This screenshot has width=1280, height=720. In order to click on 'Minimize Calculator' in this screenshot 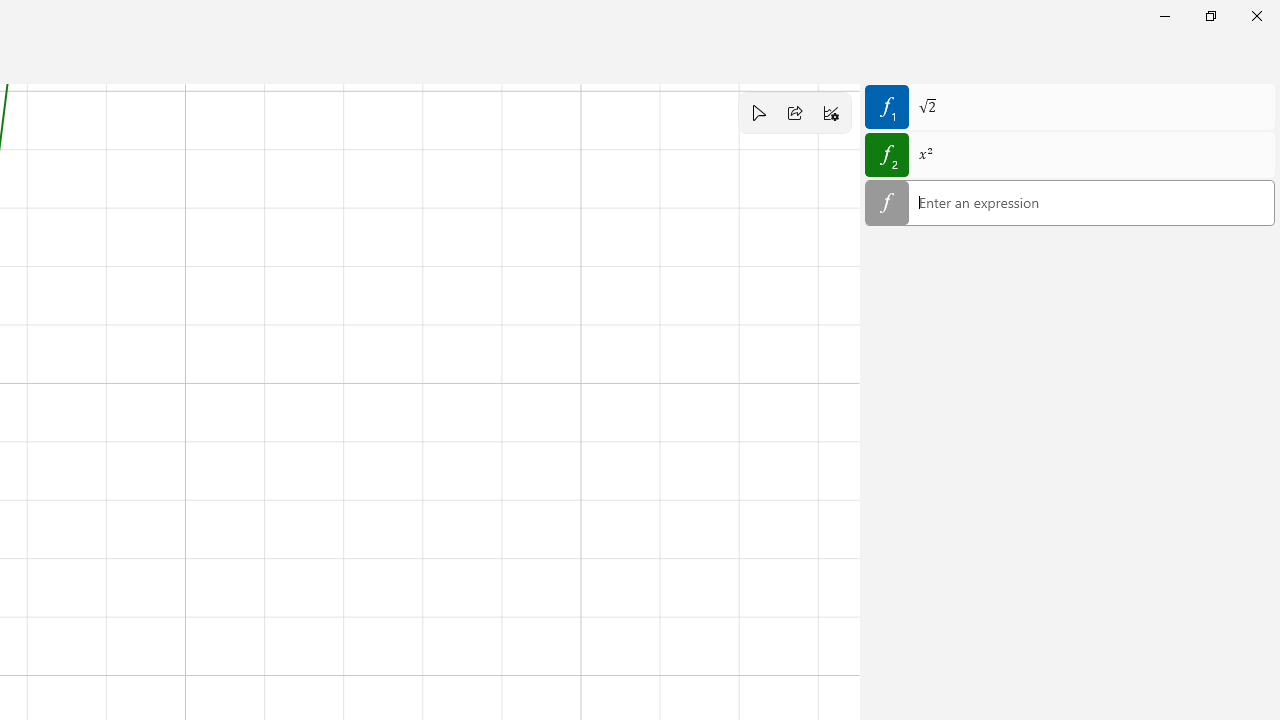, I will do `click(1164, 15)`.